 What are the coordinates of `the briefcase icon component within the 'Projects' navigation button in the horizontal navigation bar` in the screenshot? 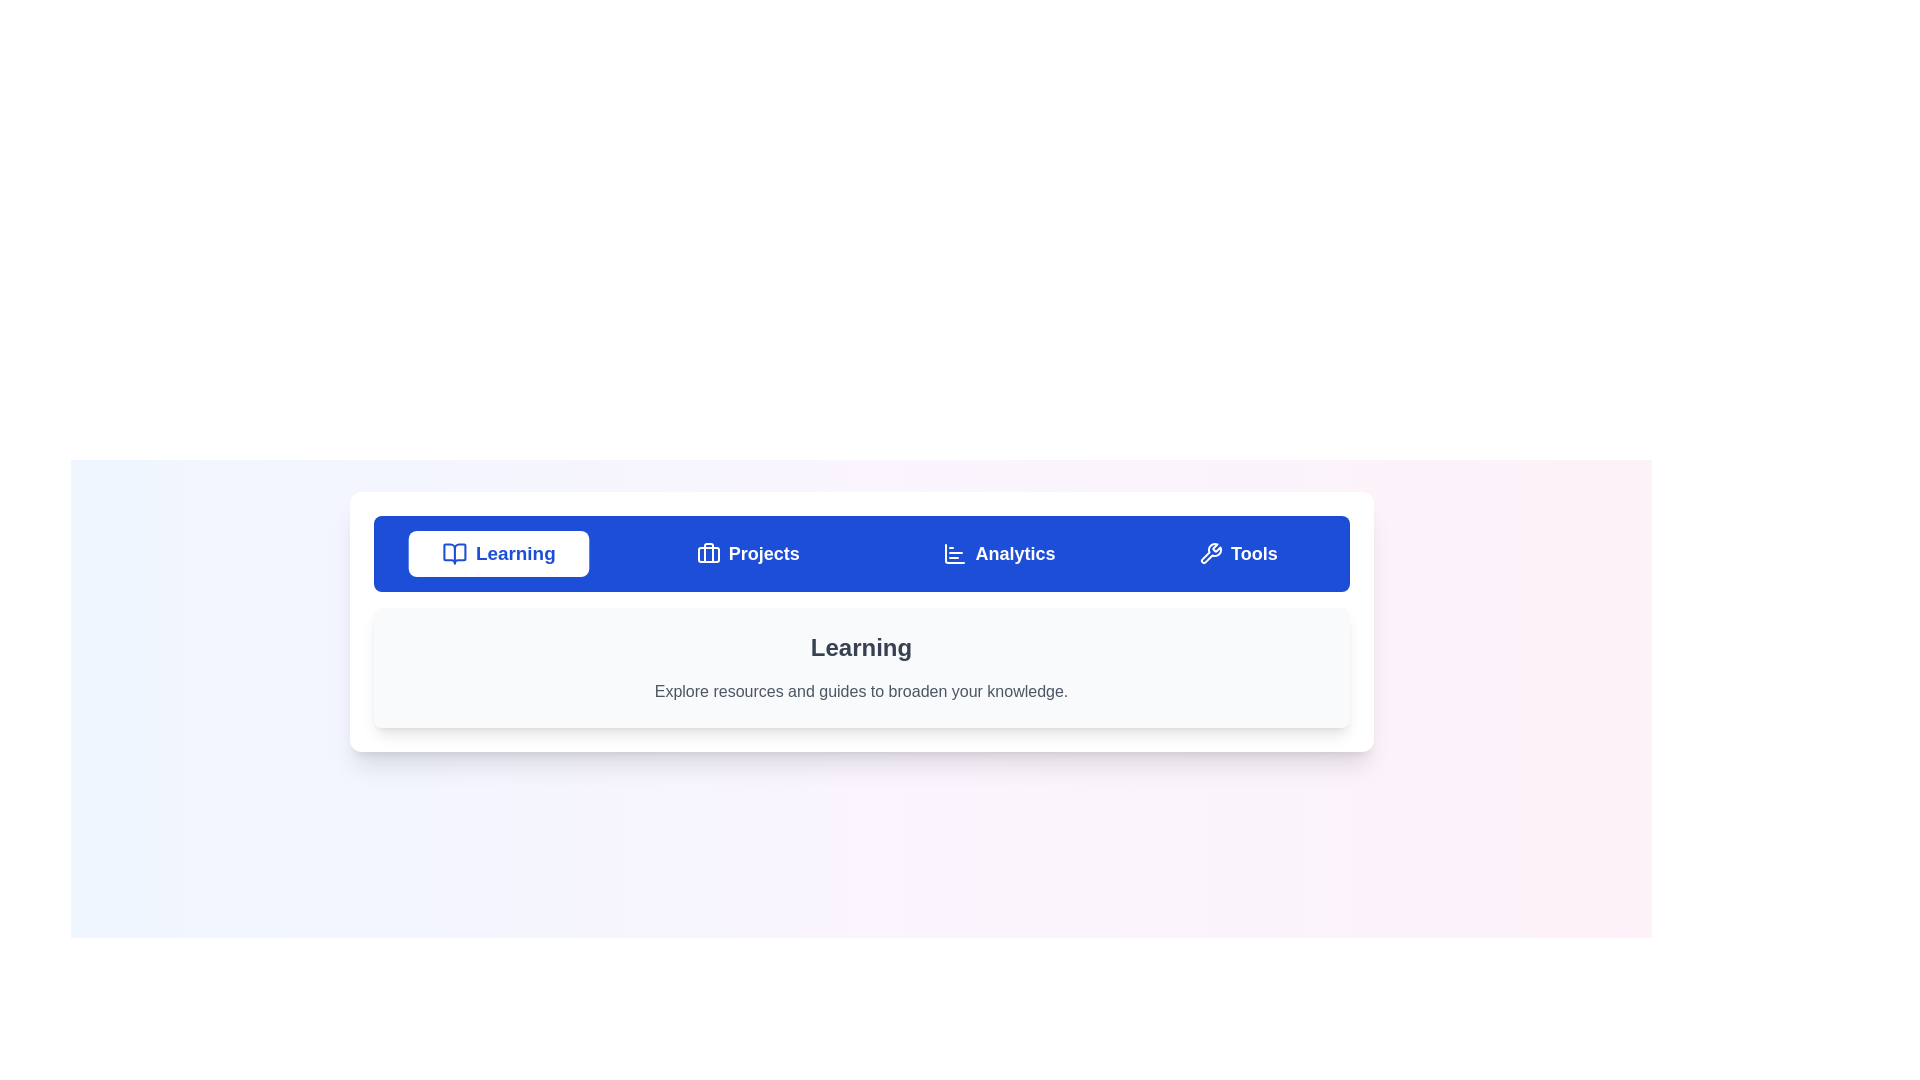 It's located at (708, 552).